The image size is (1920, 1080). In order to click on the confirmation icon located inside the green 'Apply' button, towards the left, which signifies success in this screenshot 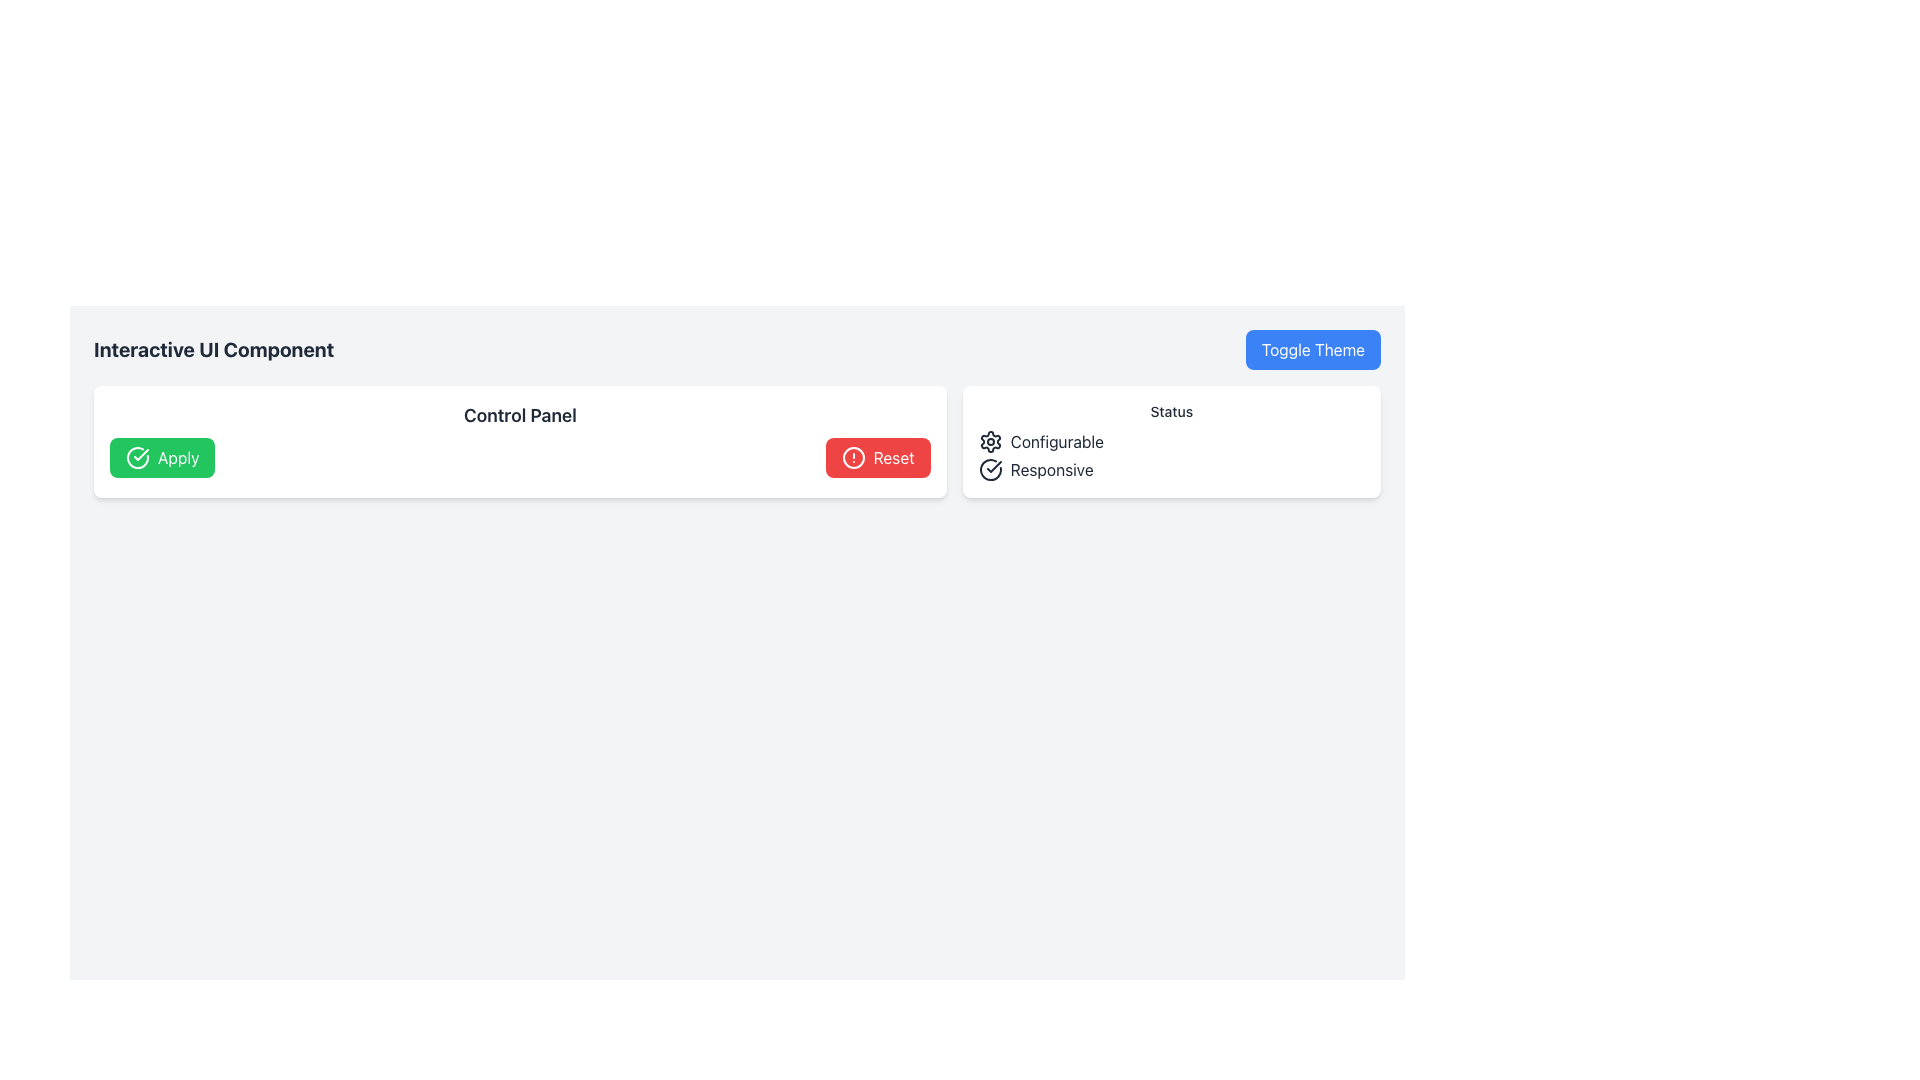, I will do `click(140, 455)`.